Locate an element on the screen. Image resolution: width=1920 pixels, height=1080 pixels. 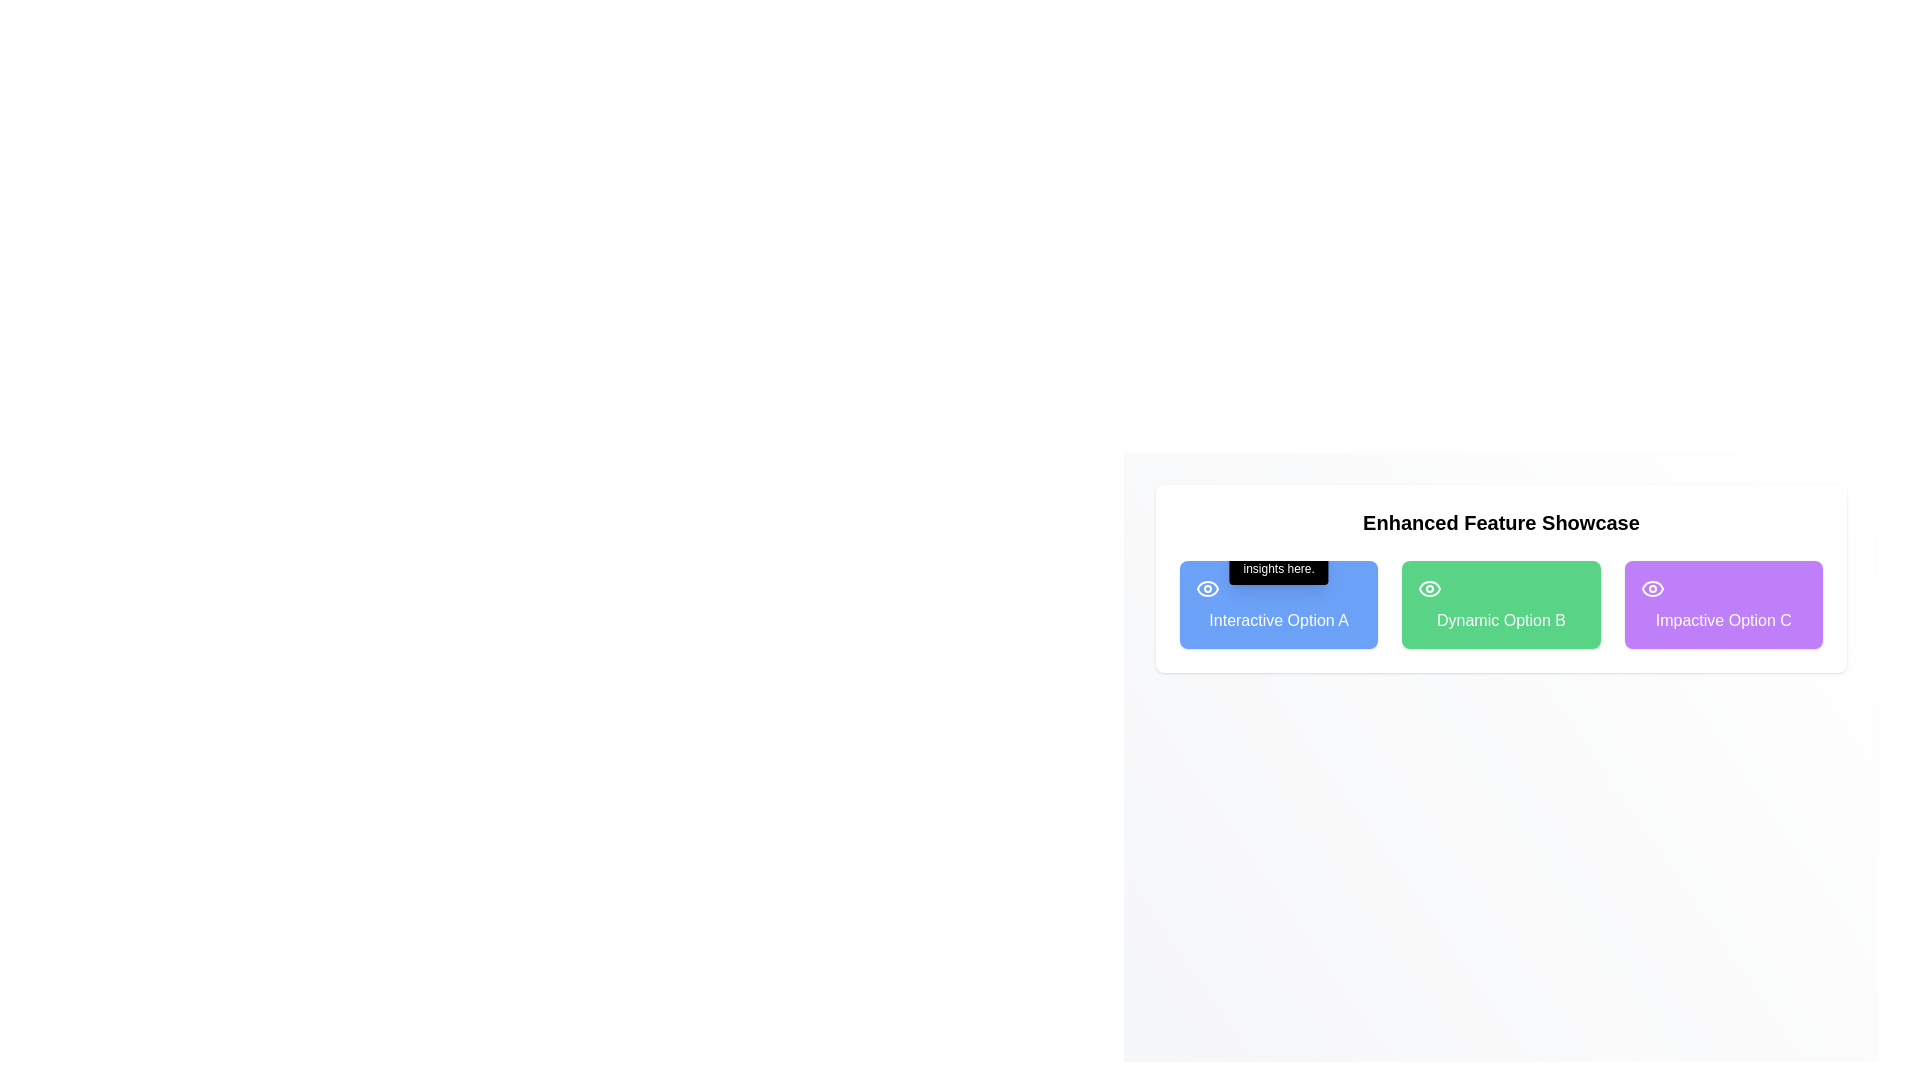
the text label reading 'Dynamic Option B' which is styled with a bold white font on a green rectangular background, located within a green card-like box is located at coordinates (1501, 619).